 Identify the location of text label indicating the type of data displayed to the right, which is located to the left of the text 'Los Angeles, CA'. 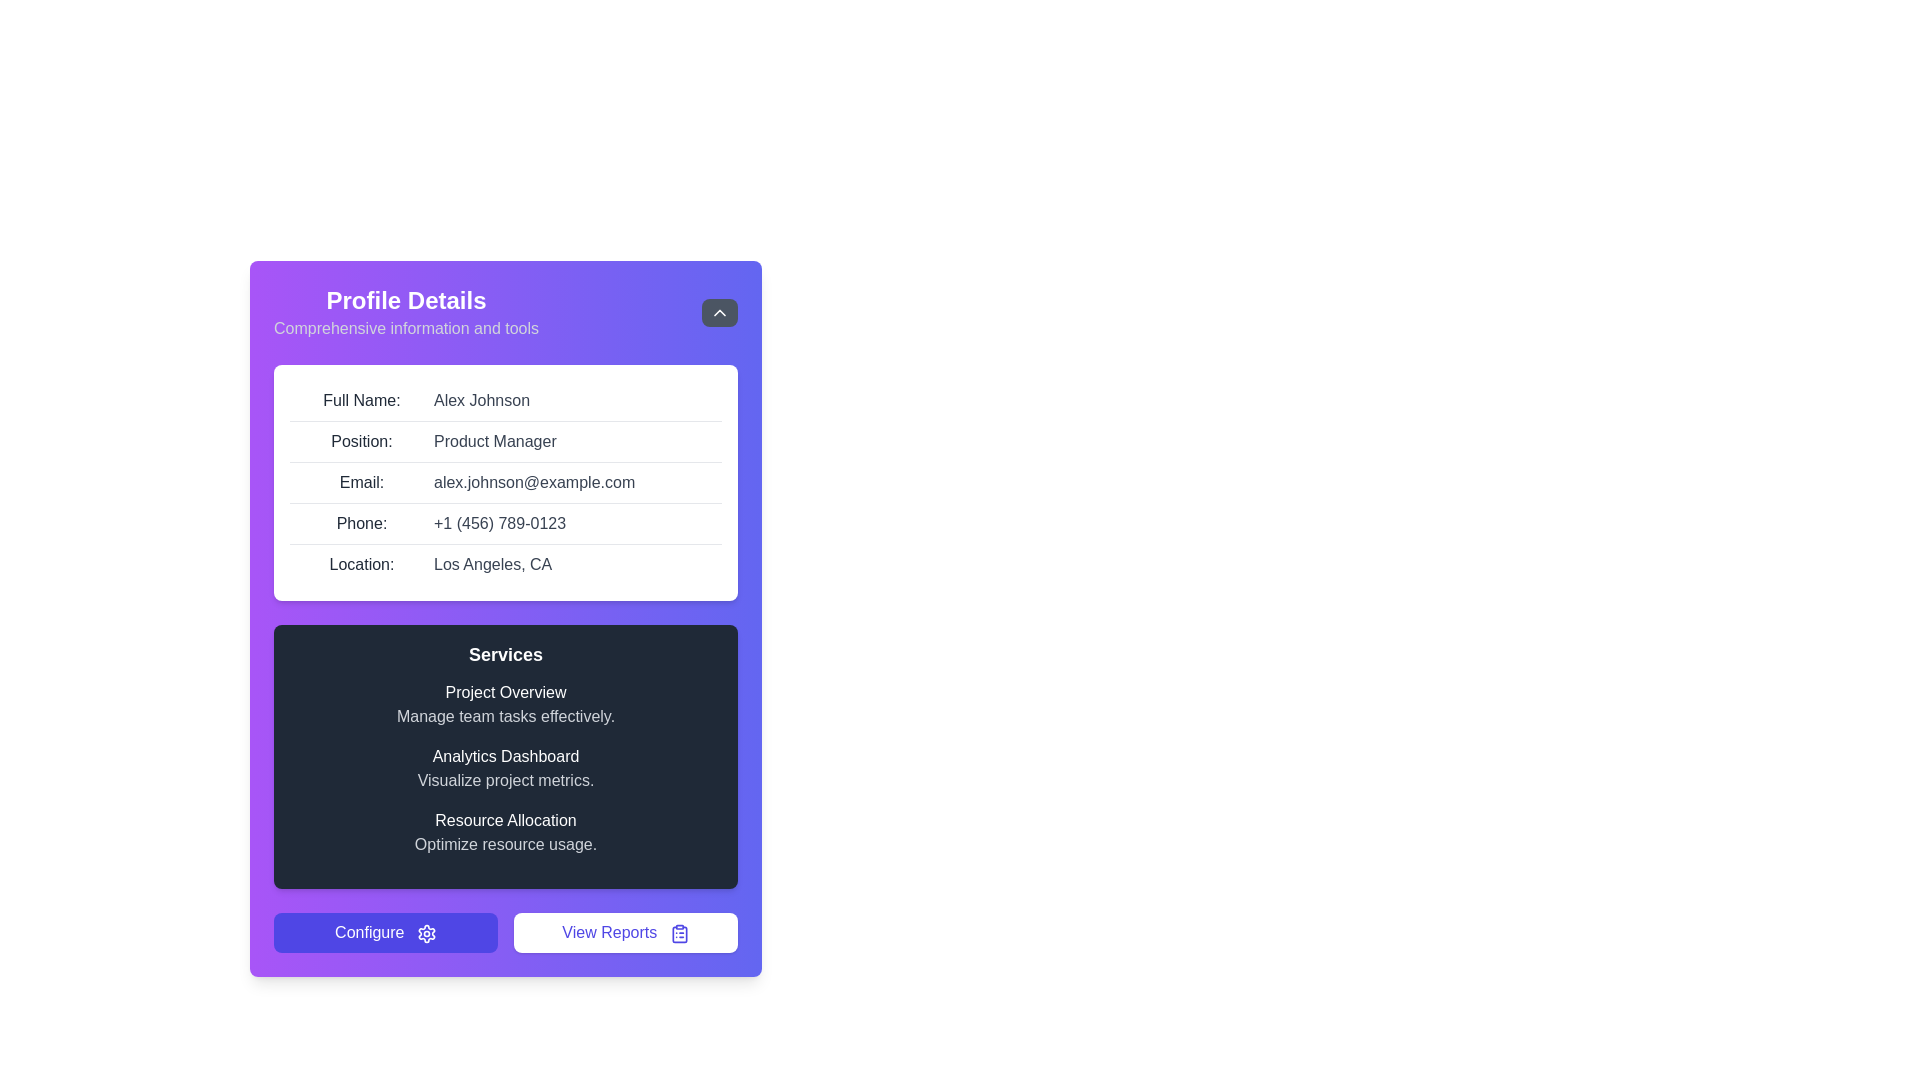
(361, 564).